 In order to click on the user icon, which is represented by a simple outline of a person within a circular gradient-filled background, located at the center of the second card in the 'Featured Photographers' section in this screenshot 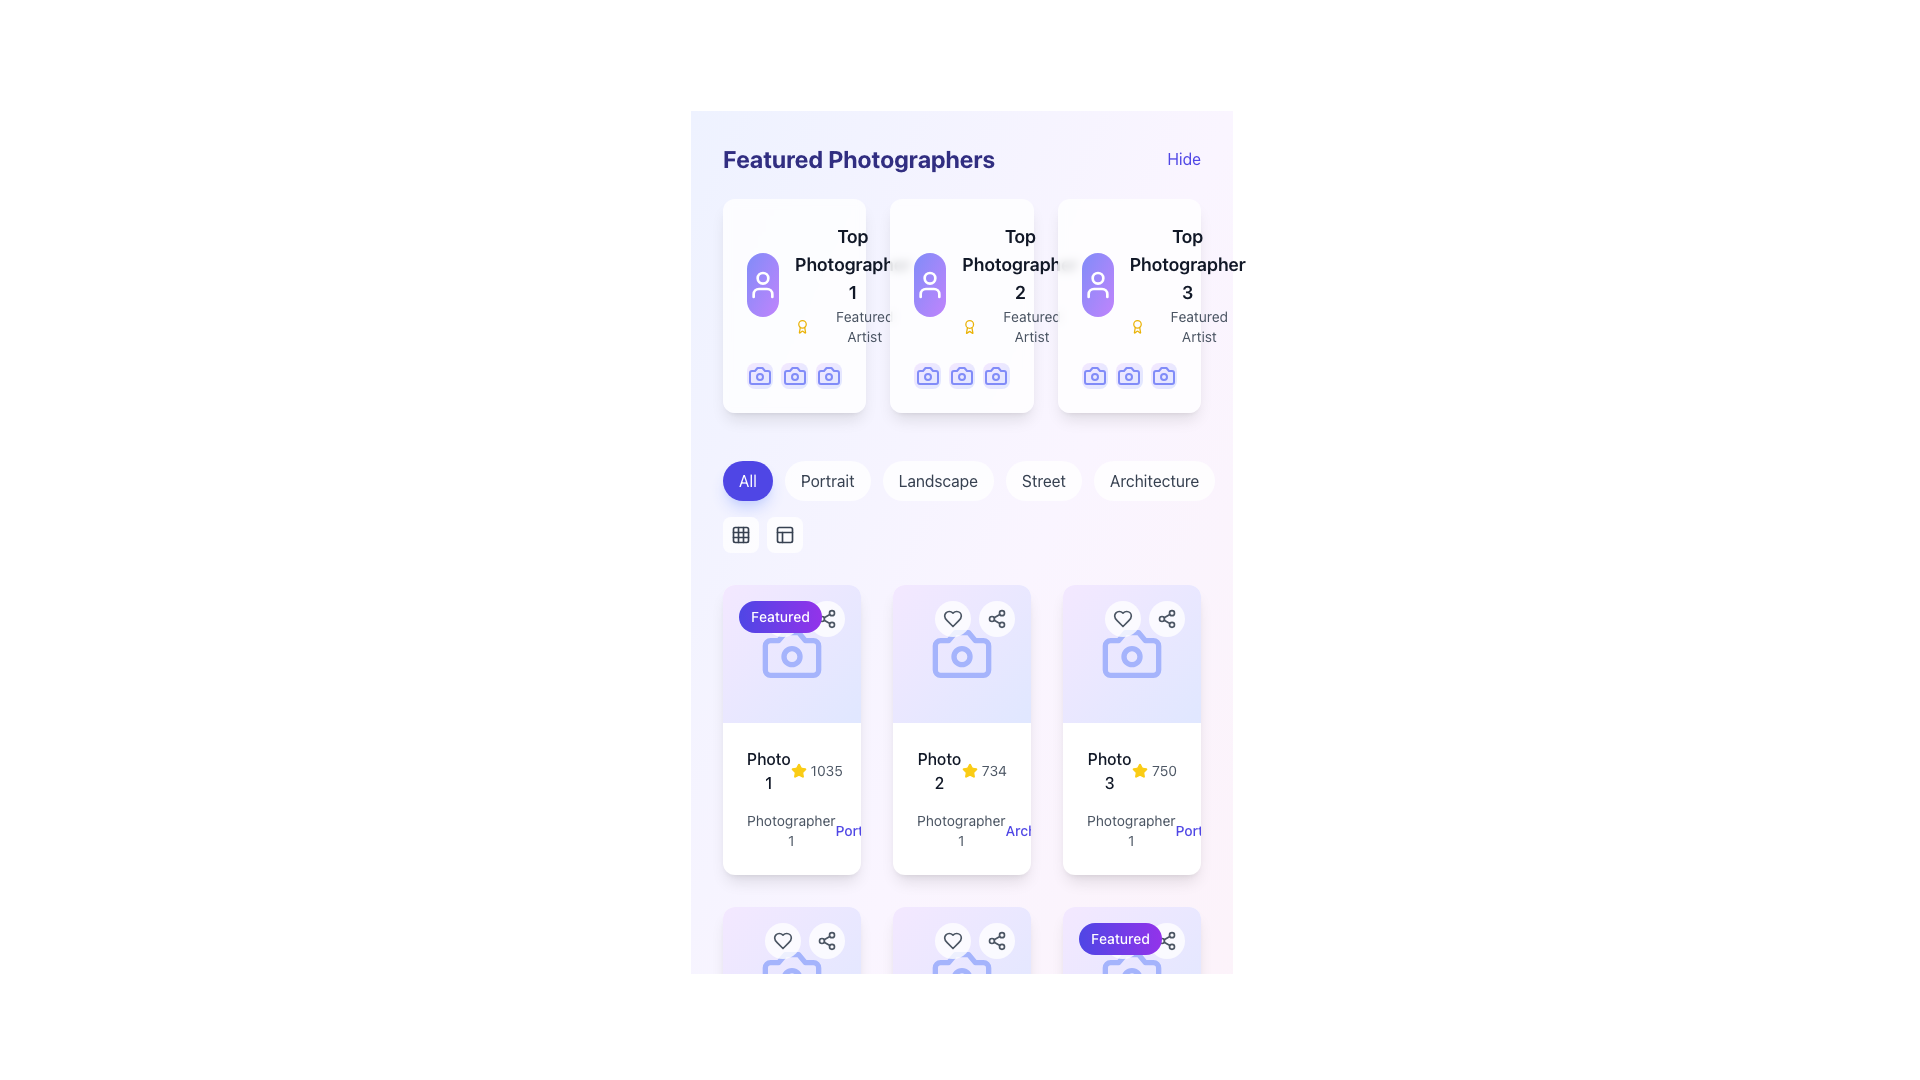, I will do `click(929, 285)`.